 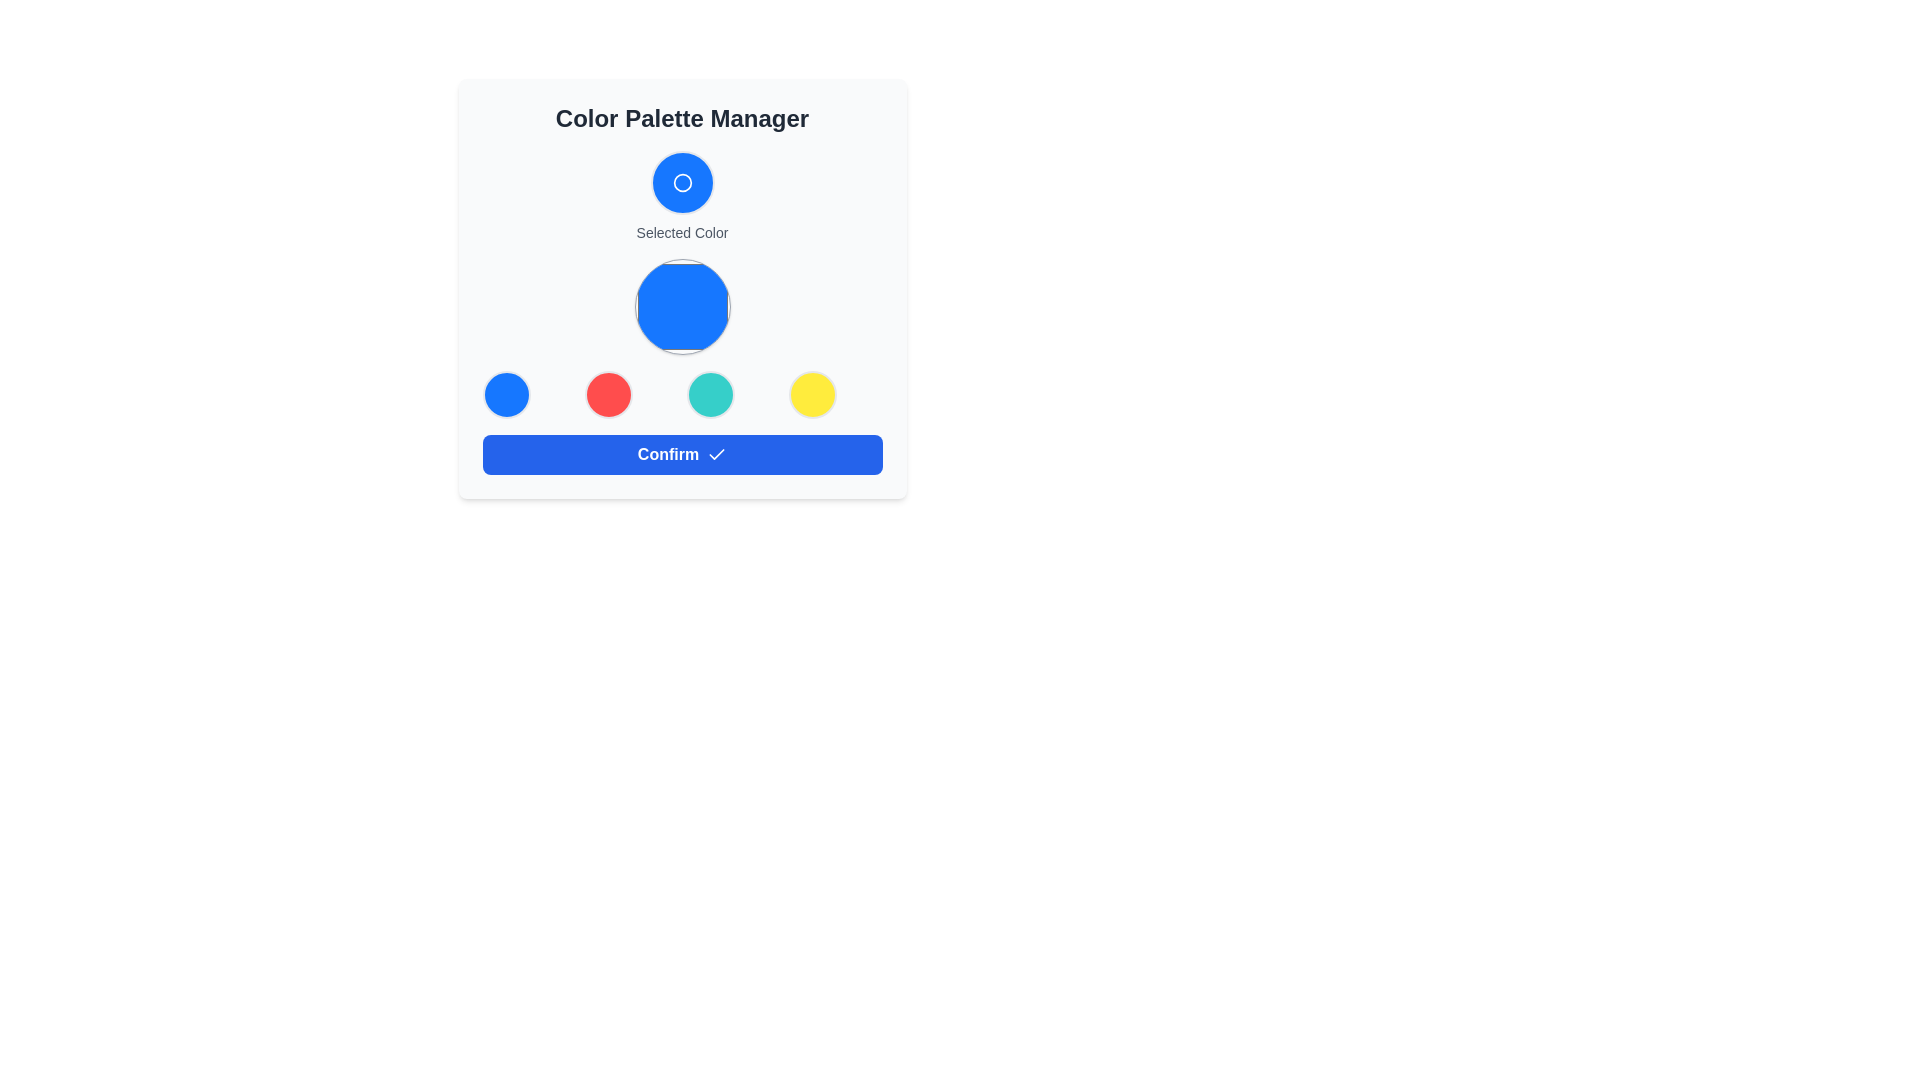 What do you see at coordinates (506, 394) in the screenshot?
I see `the blue color selector button, which is the first circular button in a row of four located near the bottom of the interface` at bounding box center [506, 394].